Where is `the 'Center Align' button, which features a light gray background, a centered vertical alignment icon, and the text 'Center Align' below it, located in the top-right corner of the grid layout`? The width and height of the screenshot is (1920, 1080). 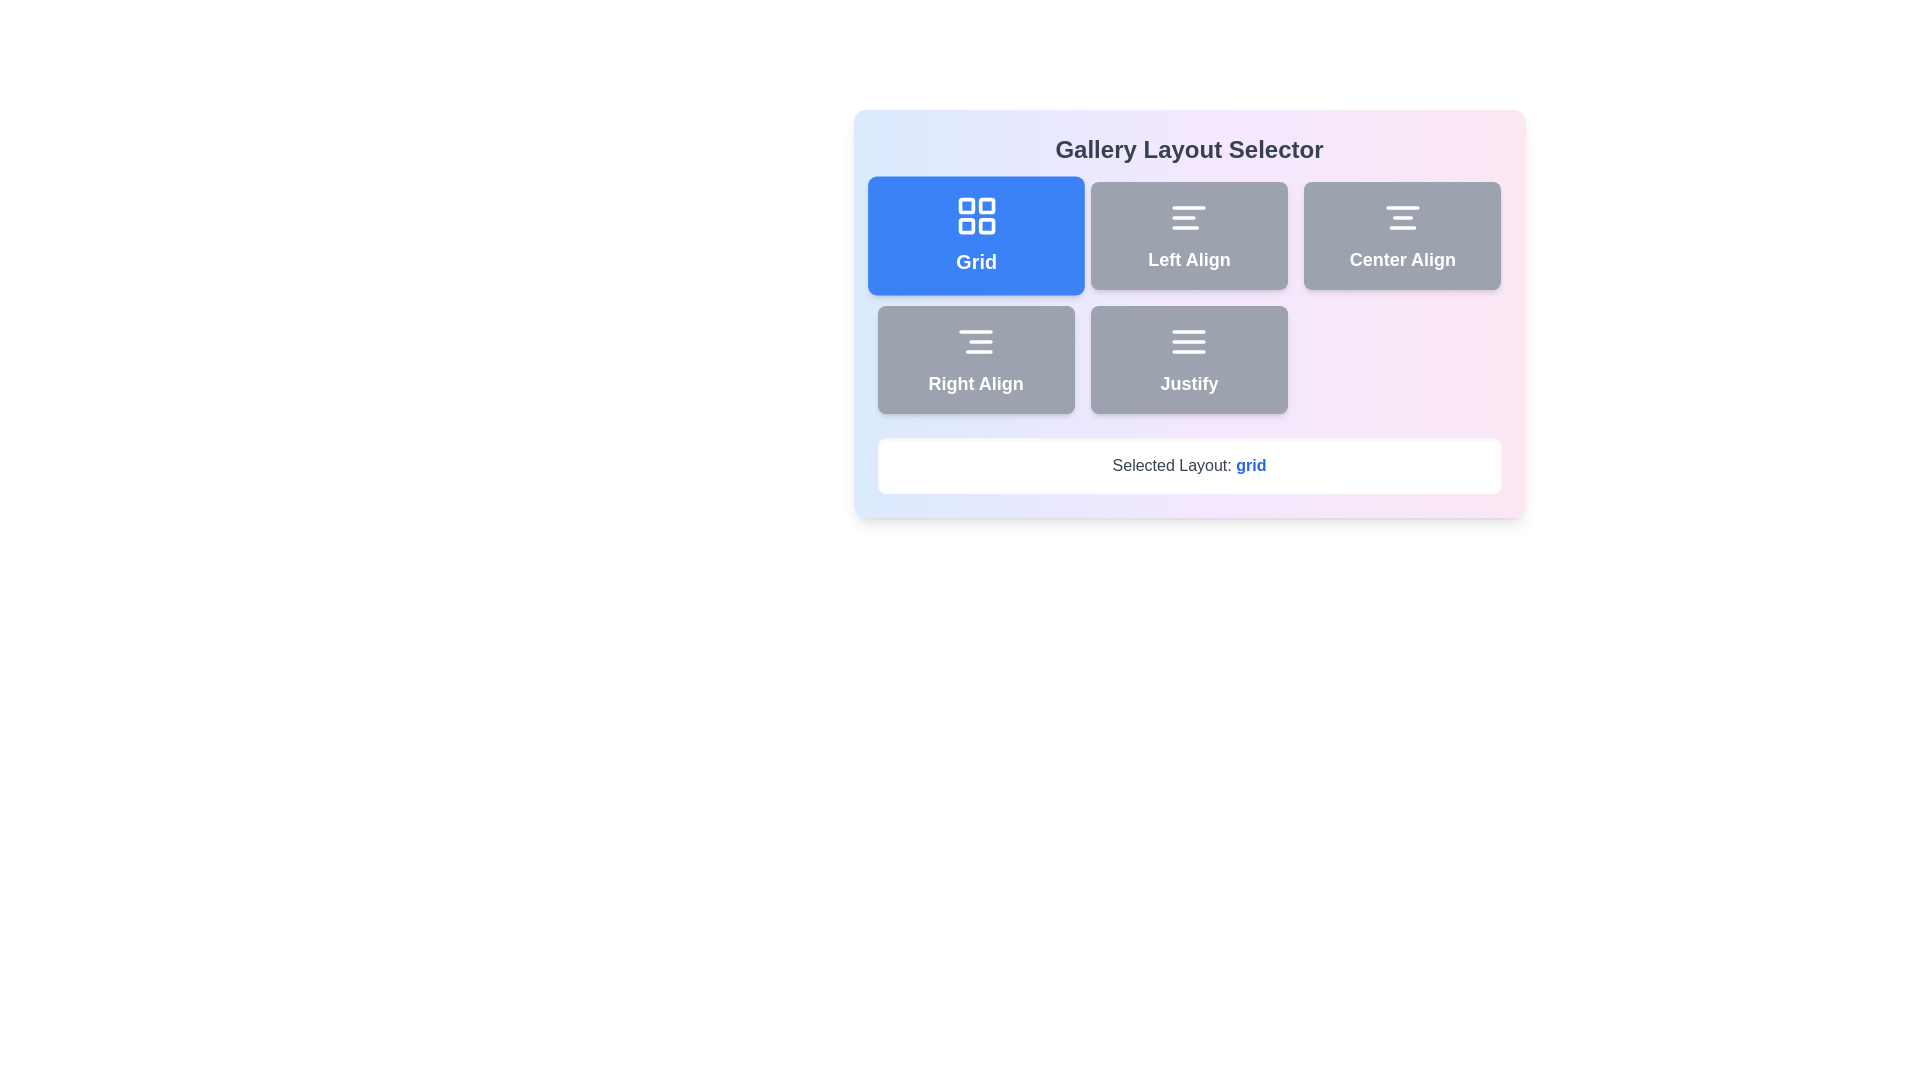
the 'Center Align' button, which features a light gray background, a centered vertical alignment icon, and the text 'Center Align' below it, located in the top-right corner of the grid layout is located at coordinates (1401, 234).